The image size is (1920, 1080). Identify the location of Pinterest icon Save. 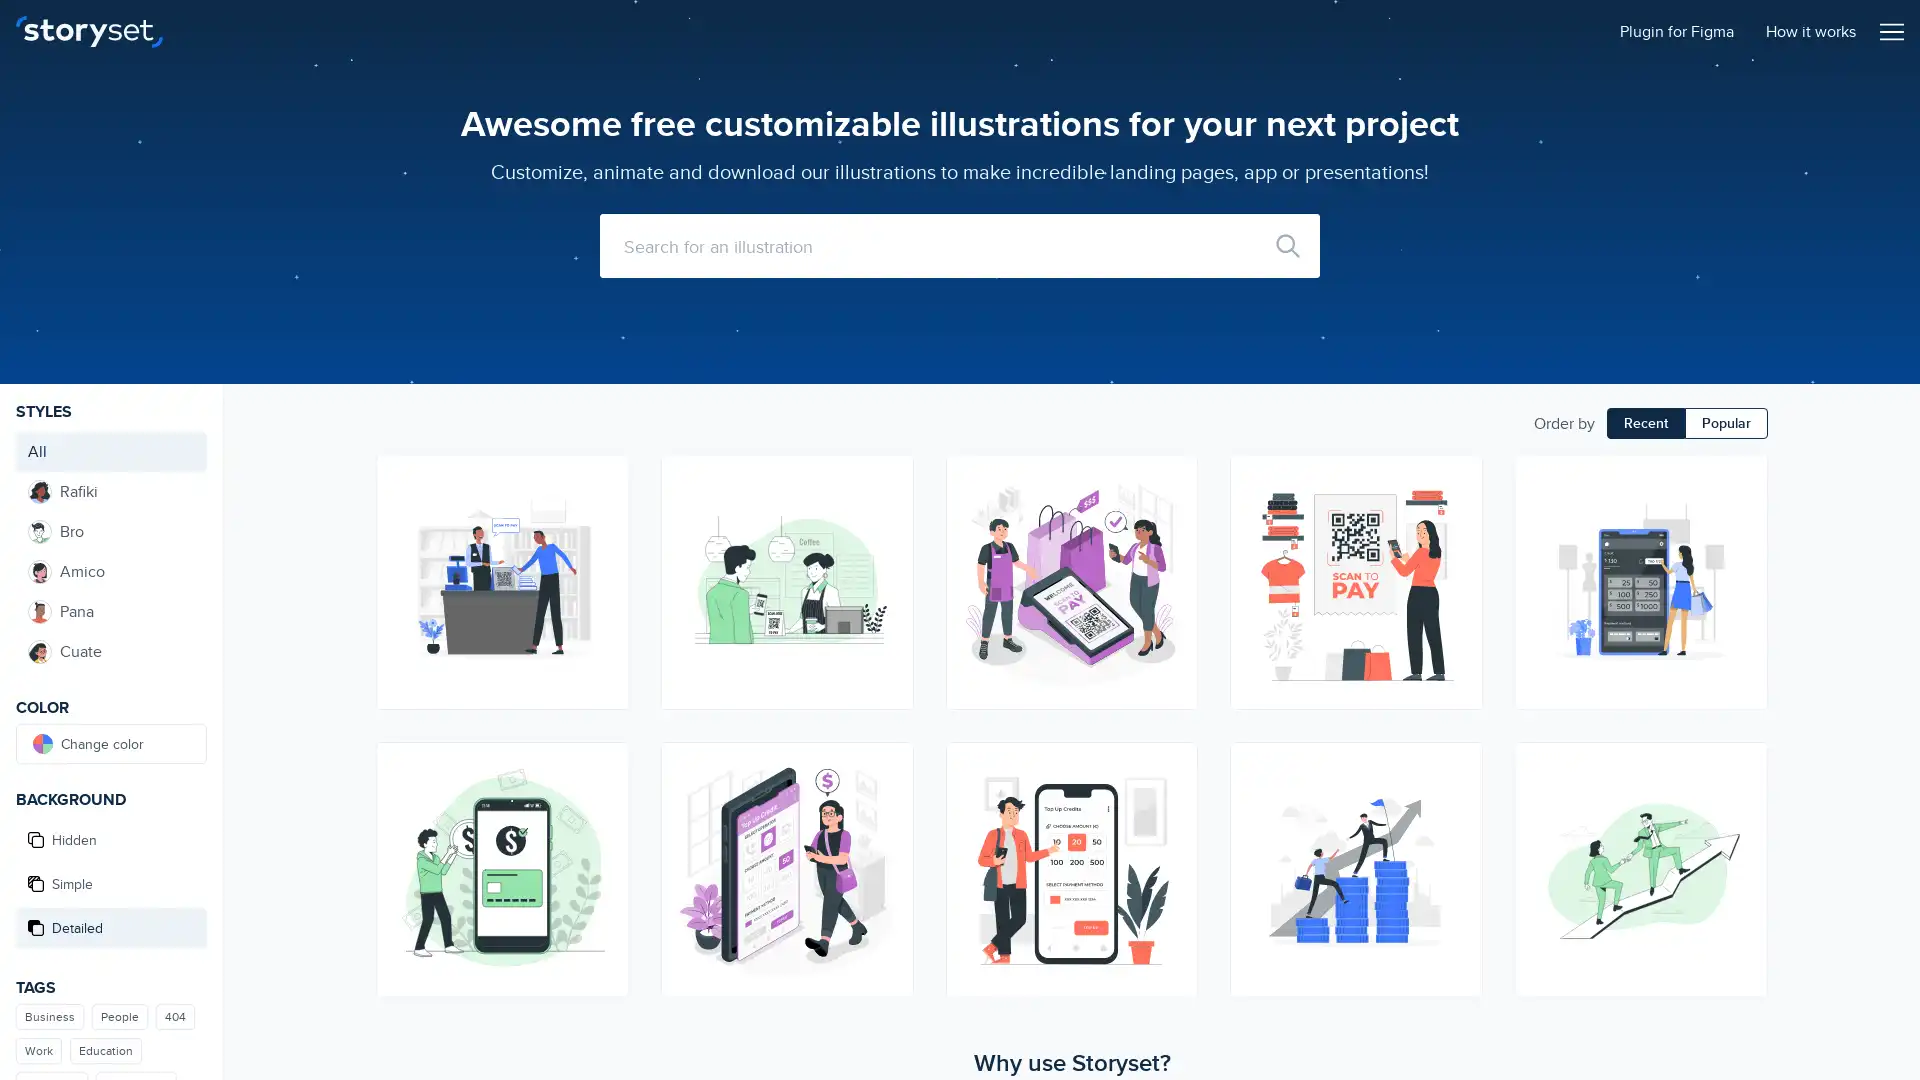
(887, 837).